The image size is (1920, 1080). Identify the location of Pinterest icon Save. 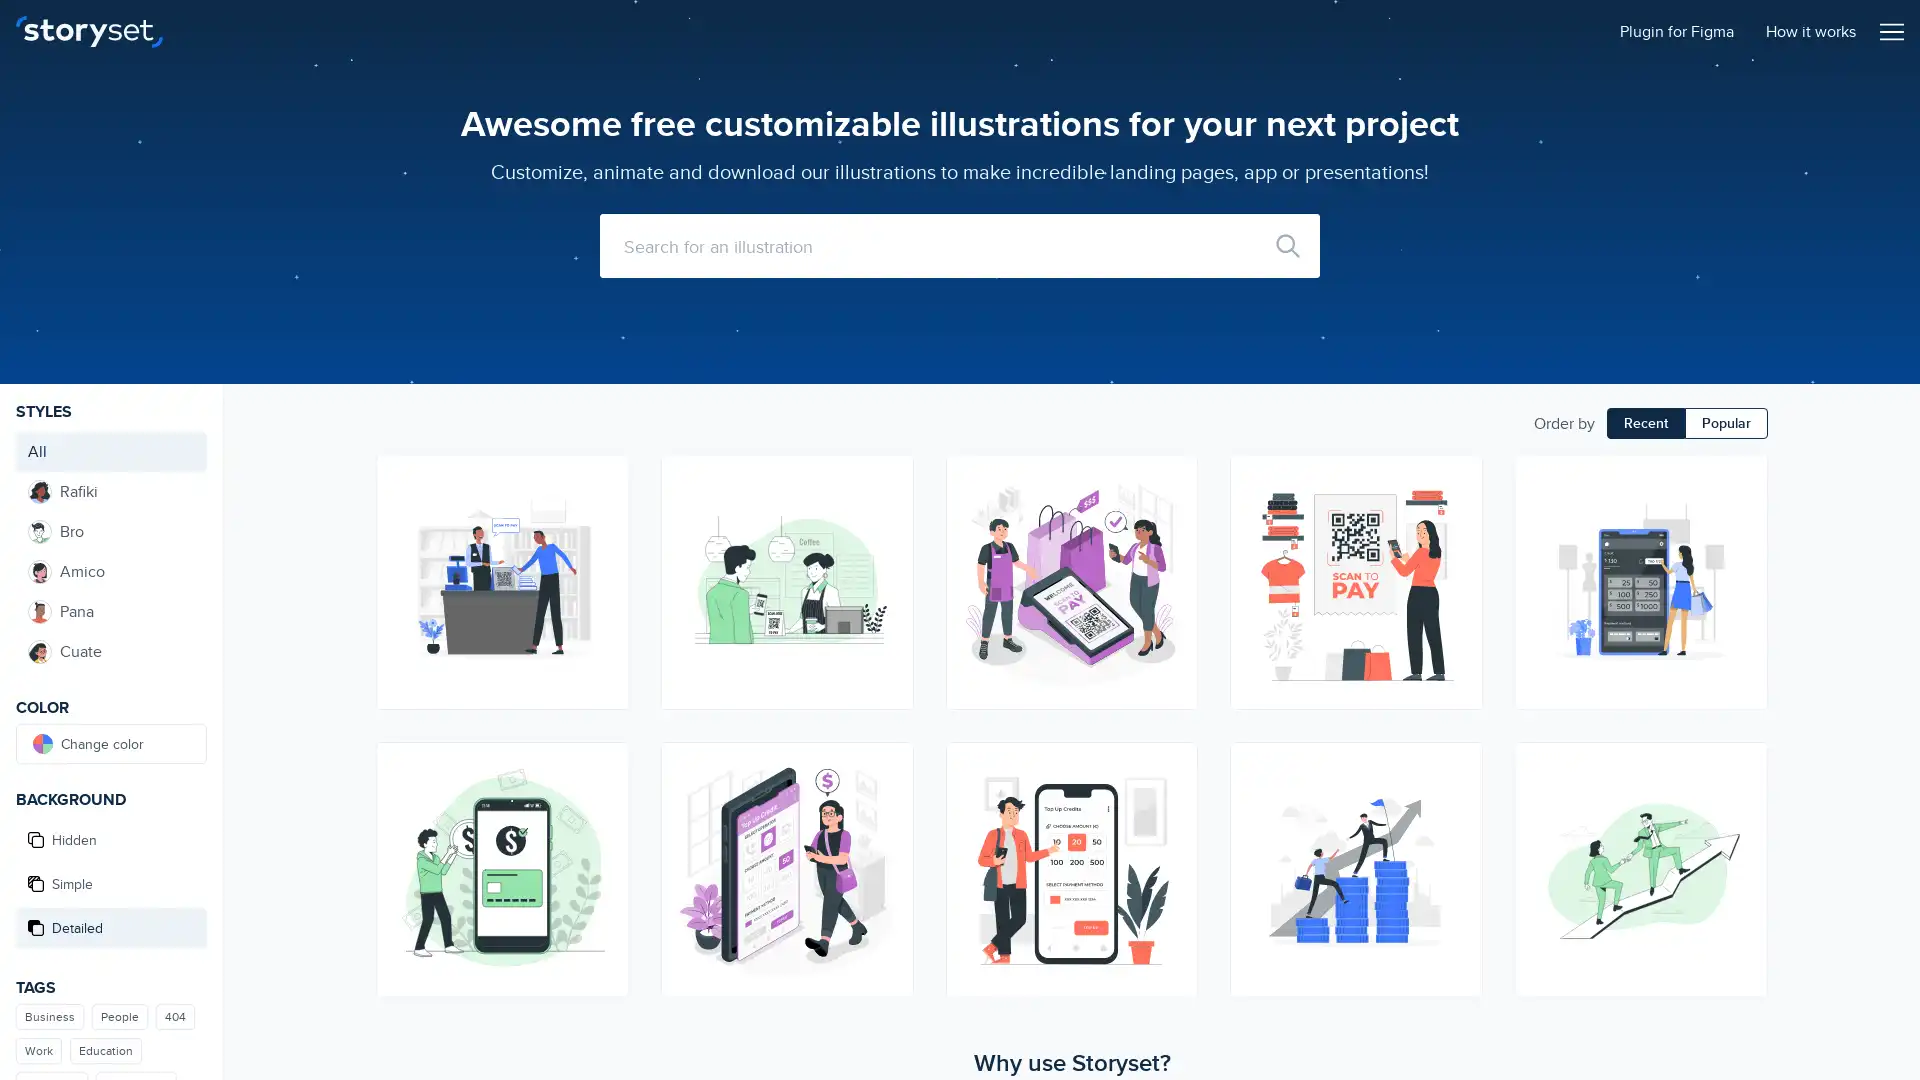
(887, 837).